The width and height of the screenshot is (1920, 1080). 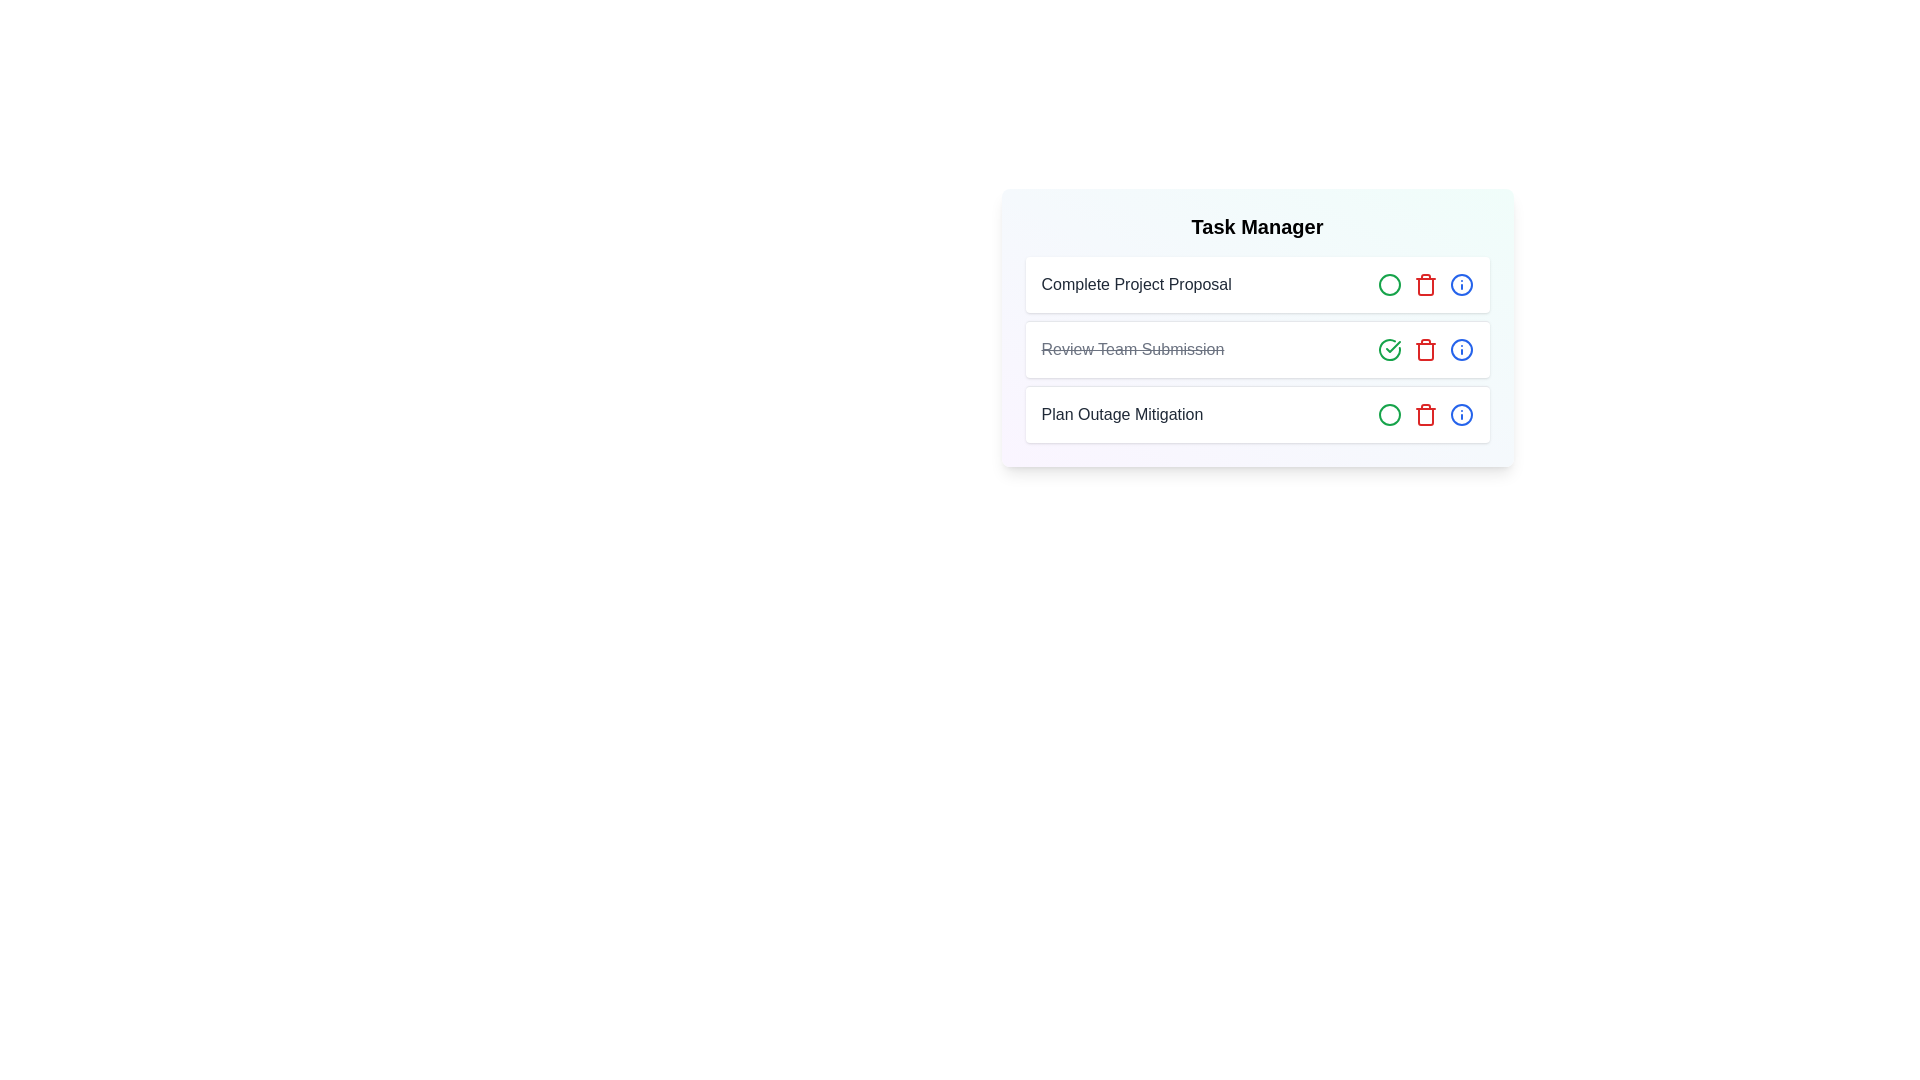 What do you see at coordinates (1461, 414) in the screenshot?
I see `'Info' button for the task titled 'Plan Outage Mitigation'` at bounding box center [1461, 414].